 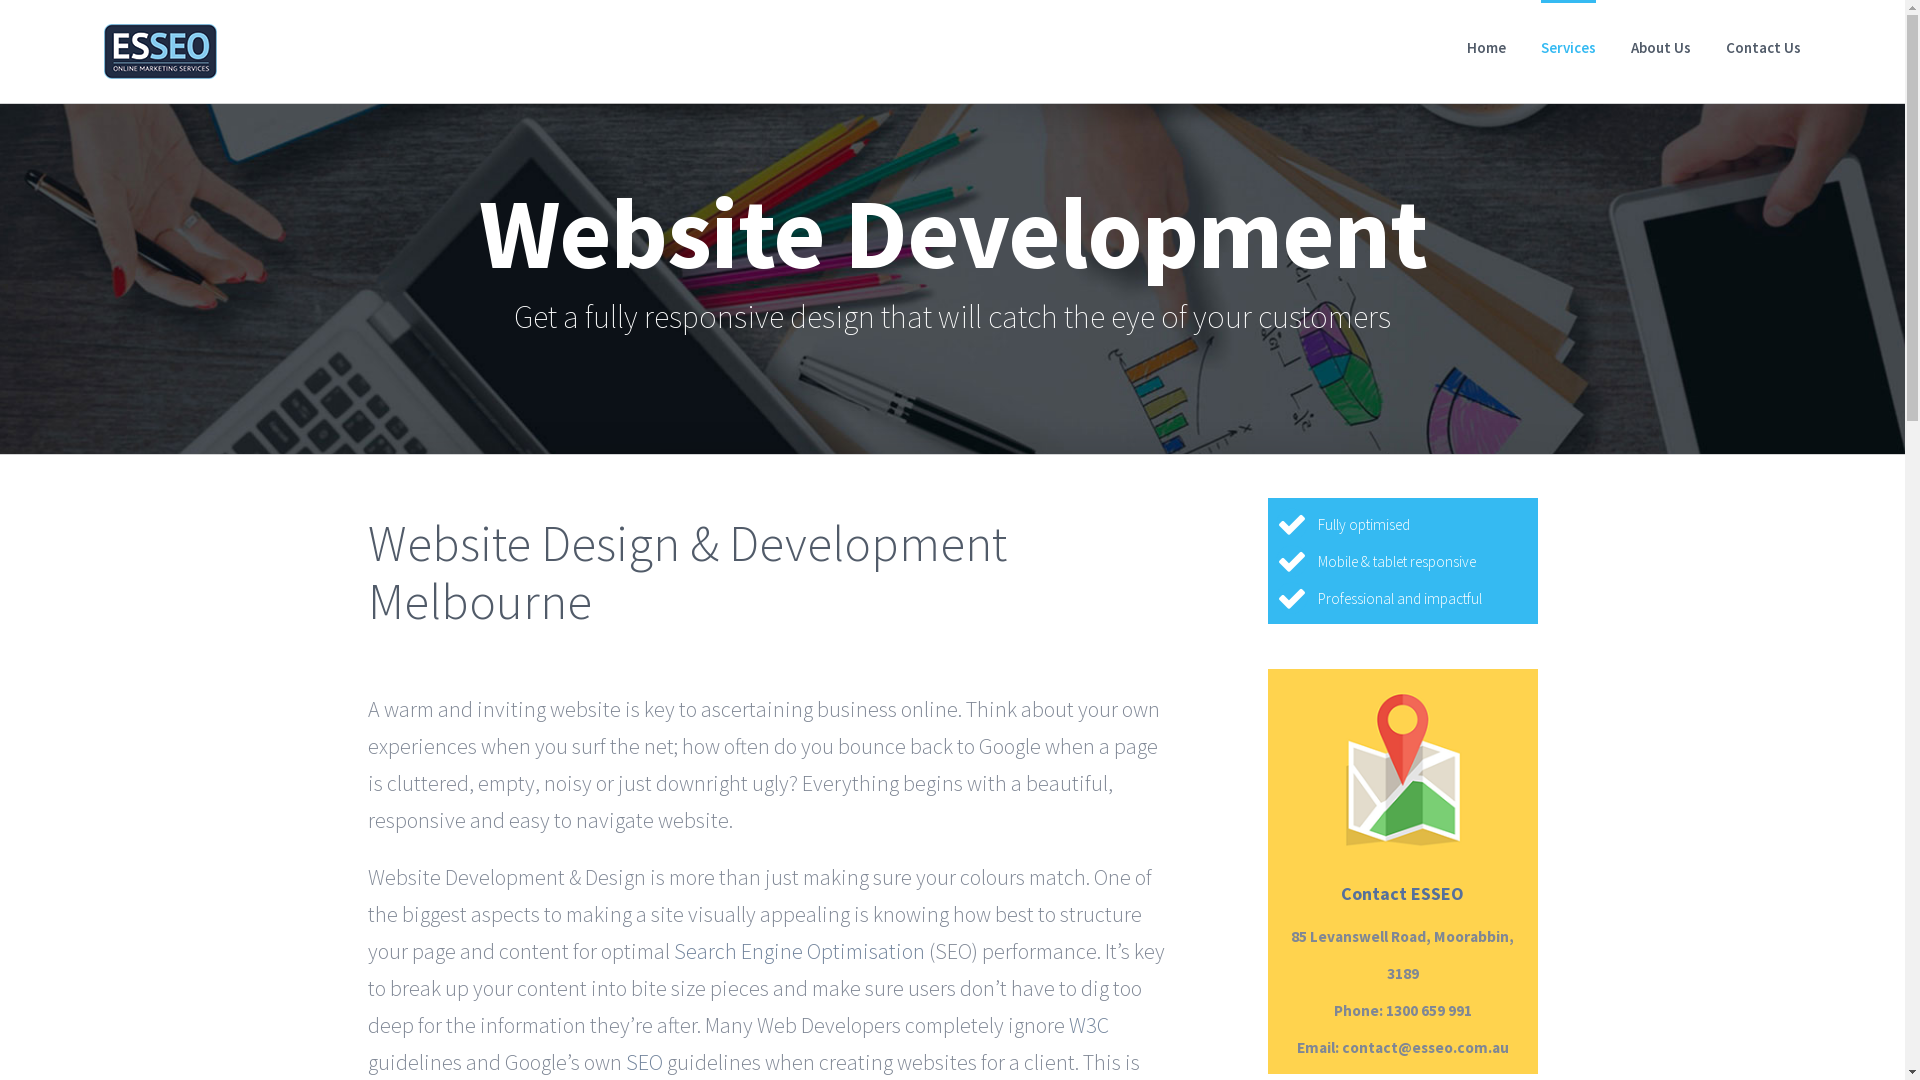 I want to click on 'W3C', so click(x=1067, y=1023).